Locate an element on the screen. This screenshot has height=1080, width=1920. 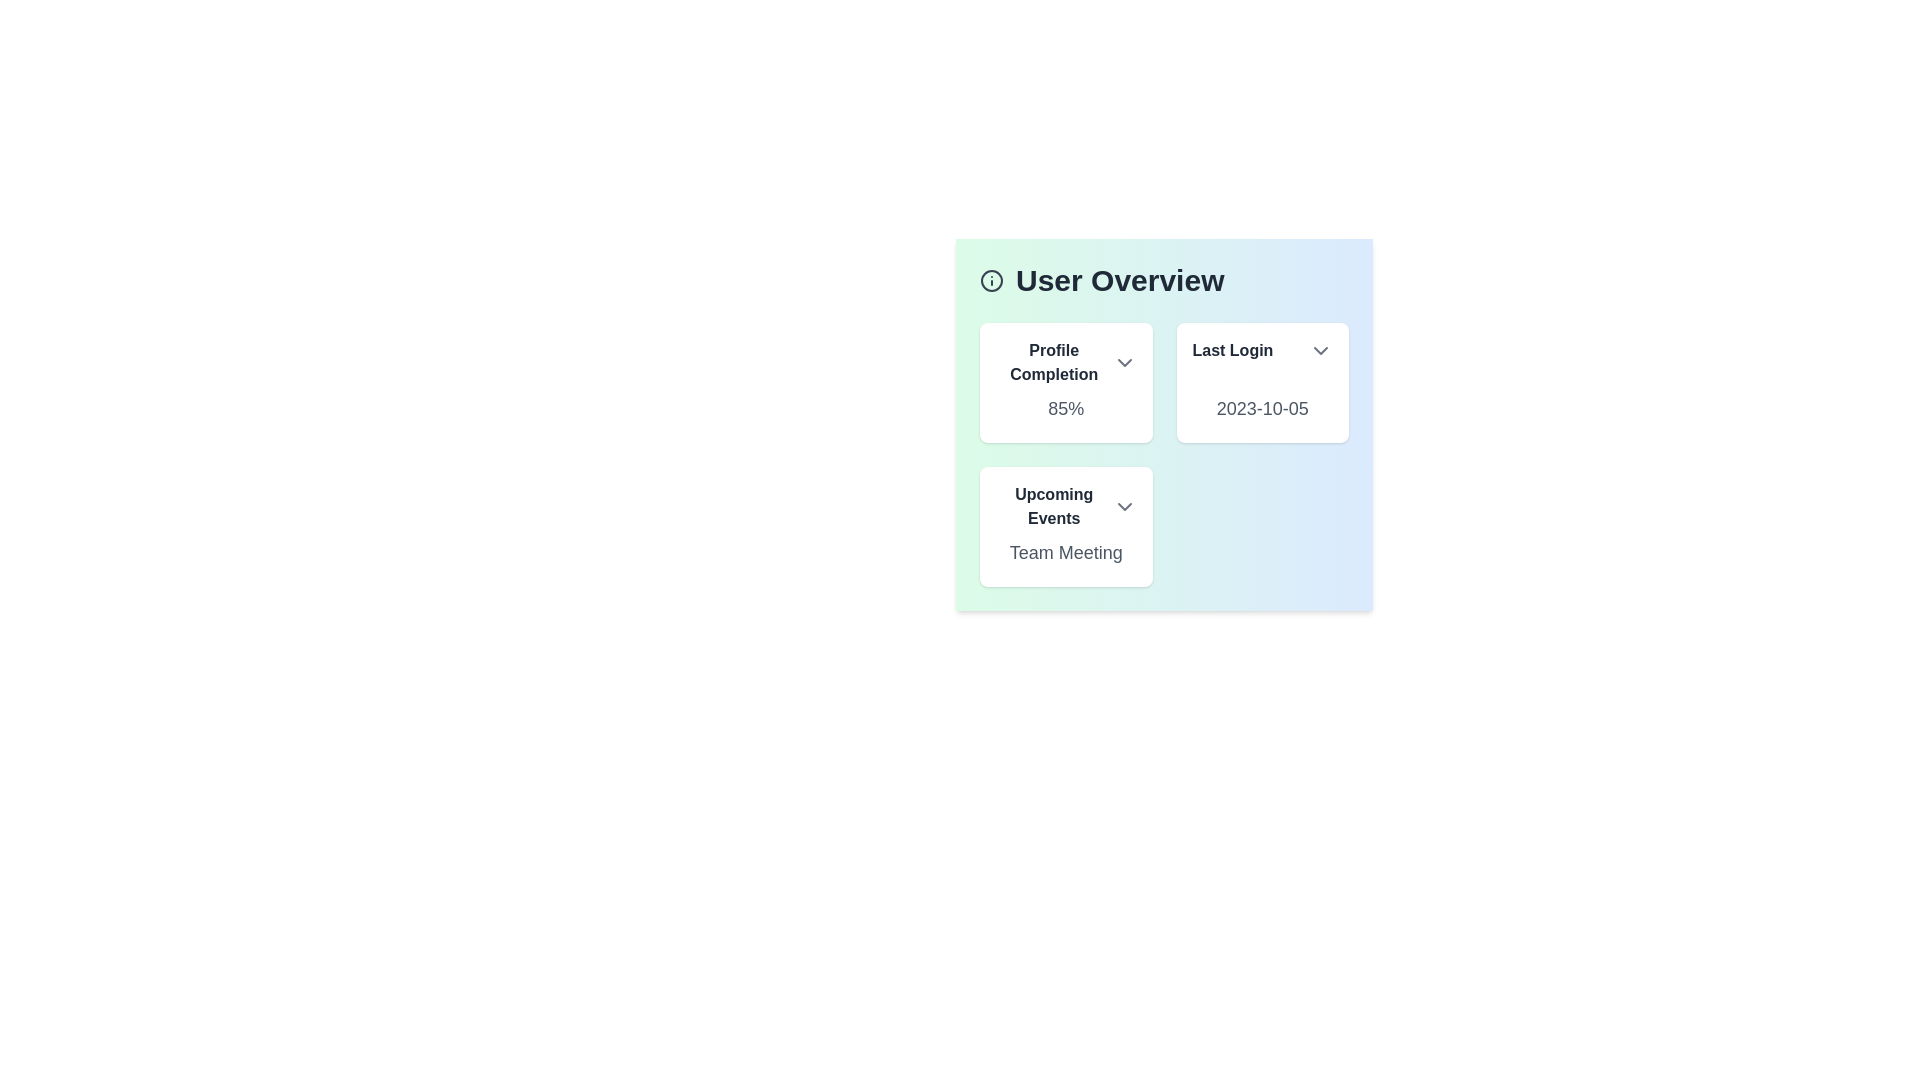
text displayed in the text display element that shows 'Team Meeting', located under the heading 'Upcoming Events' in the card-like component is located at coordinates (1065, 552).